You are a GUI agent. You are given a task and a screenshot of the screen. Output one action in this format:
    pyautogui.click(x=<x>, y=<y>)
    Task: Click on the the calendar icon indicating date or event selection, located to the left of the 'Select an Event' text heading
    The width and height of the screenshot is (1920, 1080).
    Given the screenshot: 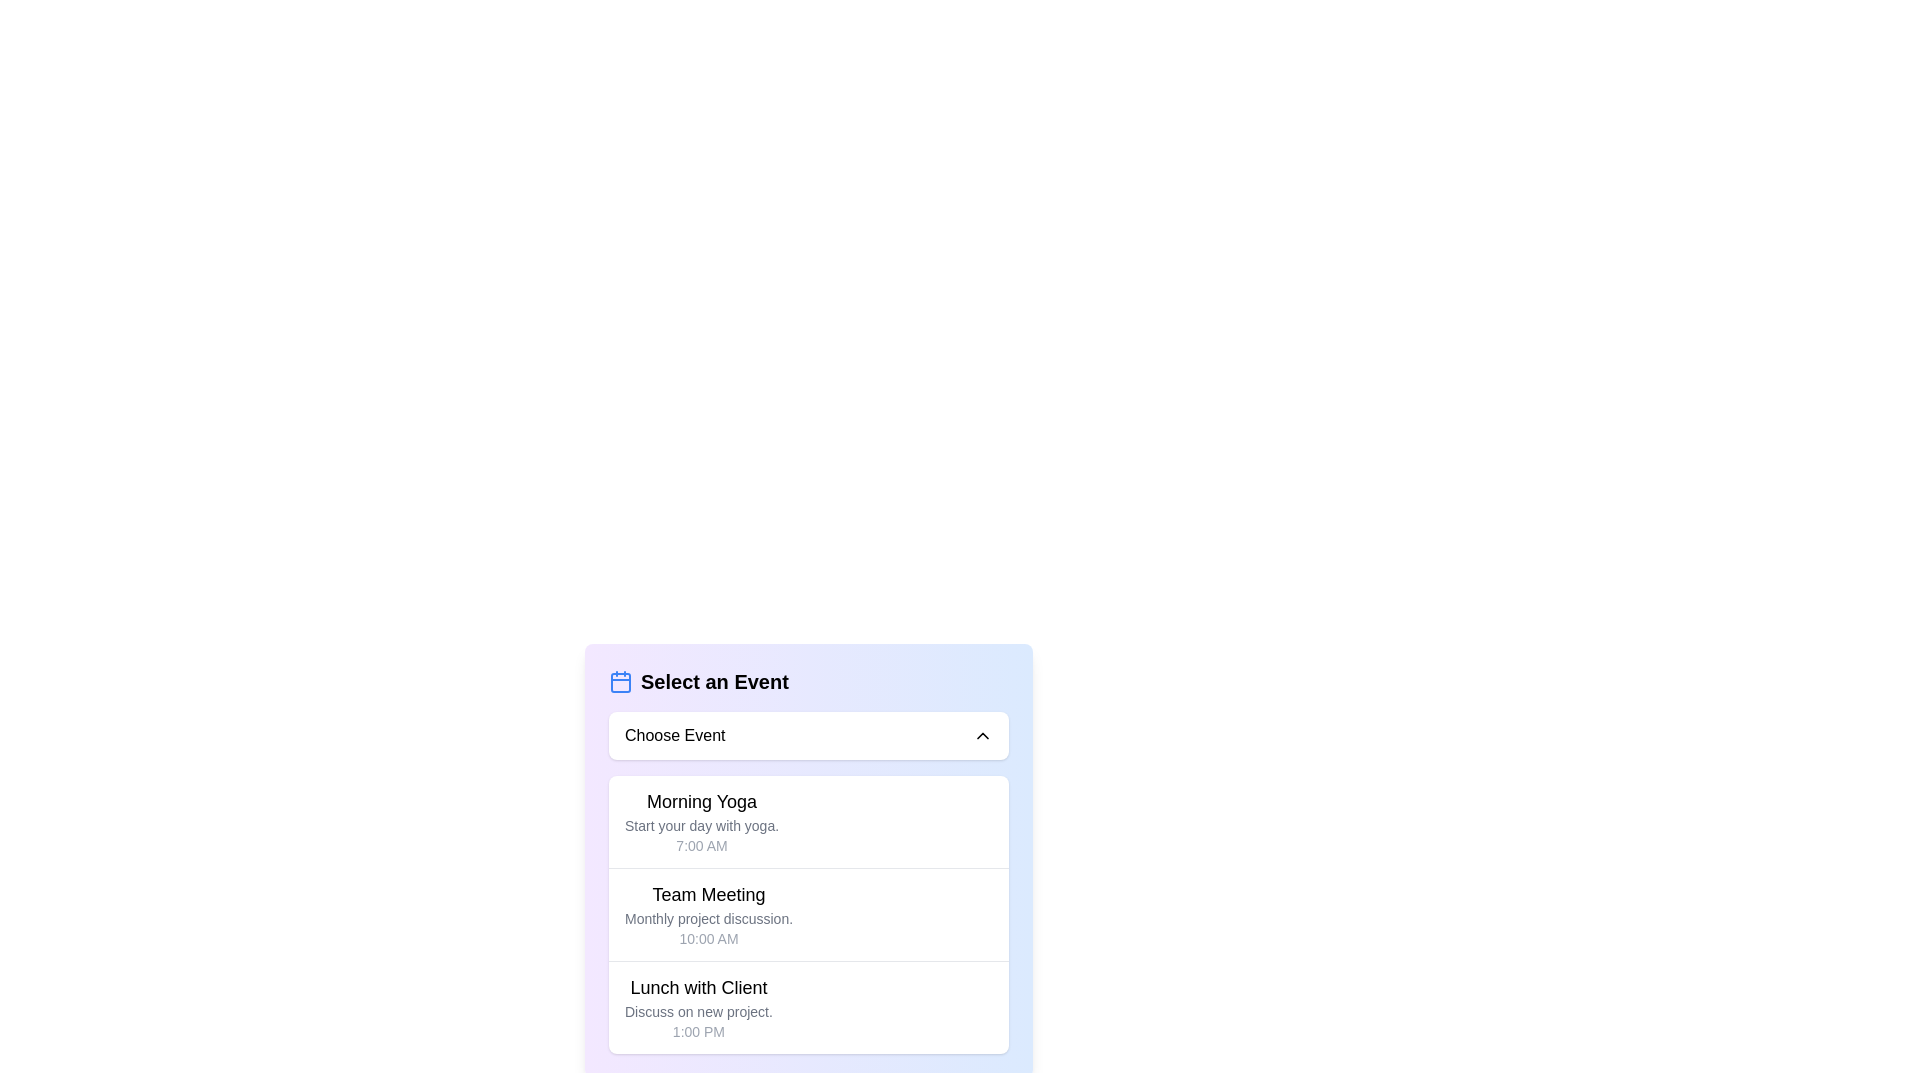 What is the action you would take?
    pyautogui.click(x=619, y=681)
    